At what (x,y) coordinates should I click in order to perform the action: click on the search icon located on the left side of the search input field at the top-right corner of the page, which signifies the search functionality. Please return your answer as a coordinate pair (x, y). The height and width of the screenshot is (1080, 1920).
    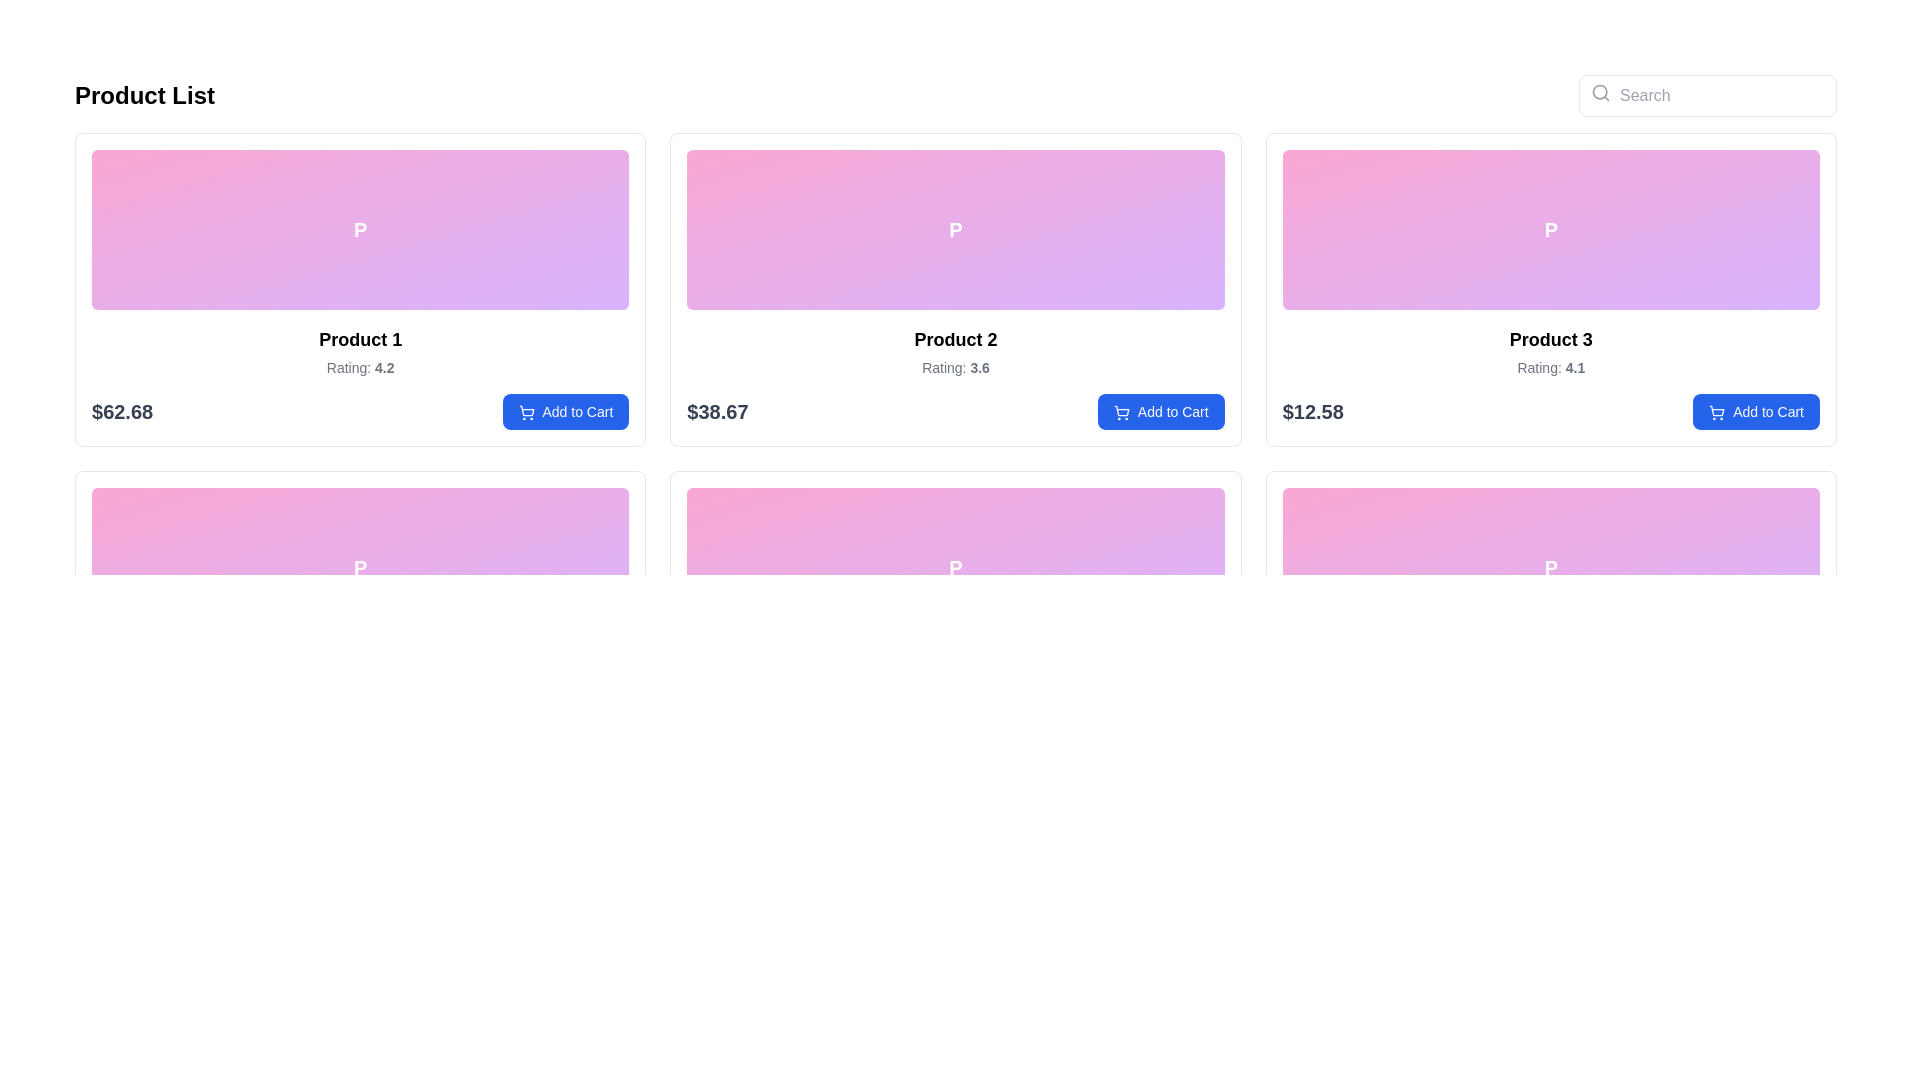
    Looking at the image, I should click on (1601, 92).